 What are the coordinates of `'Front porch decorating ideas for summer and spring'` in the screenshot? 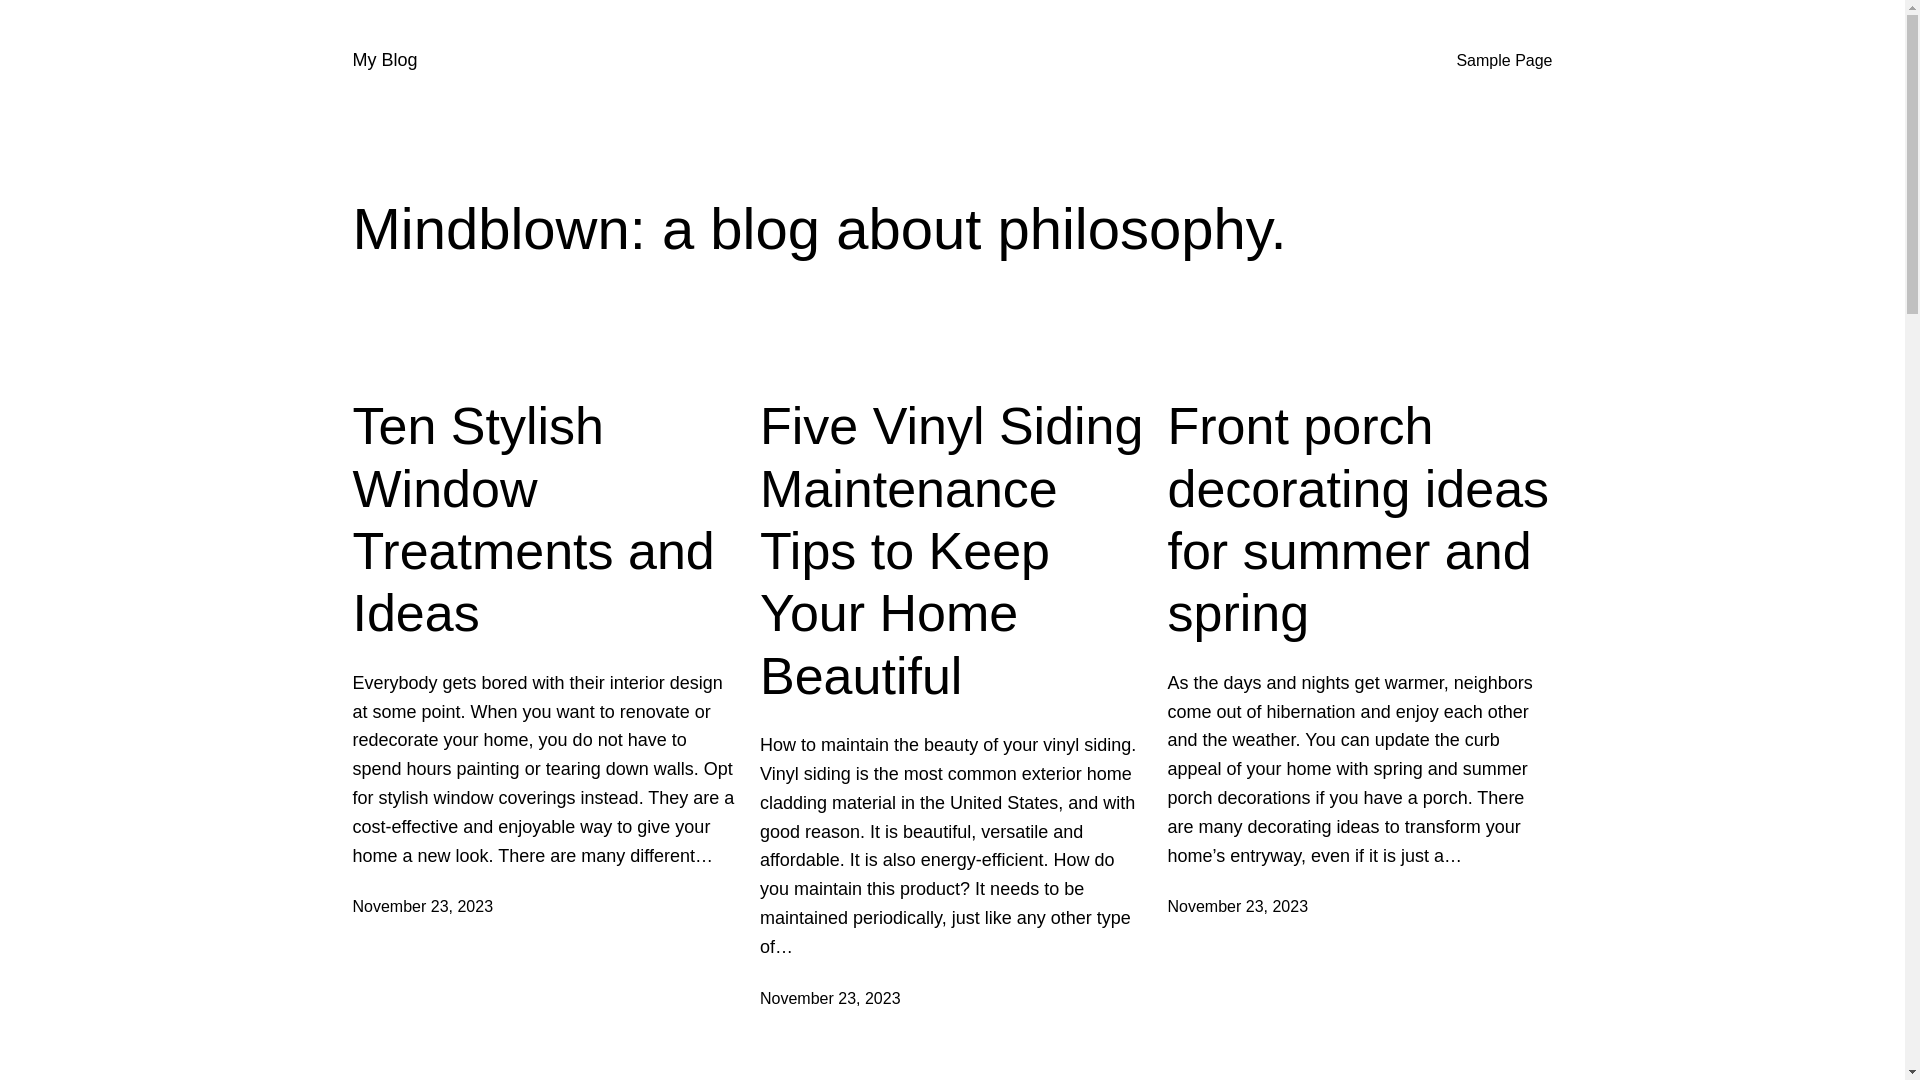 It's located at (1360, 519).